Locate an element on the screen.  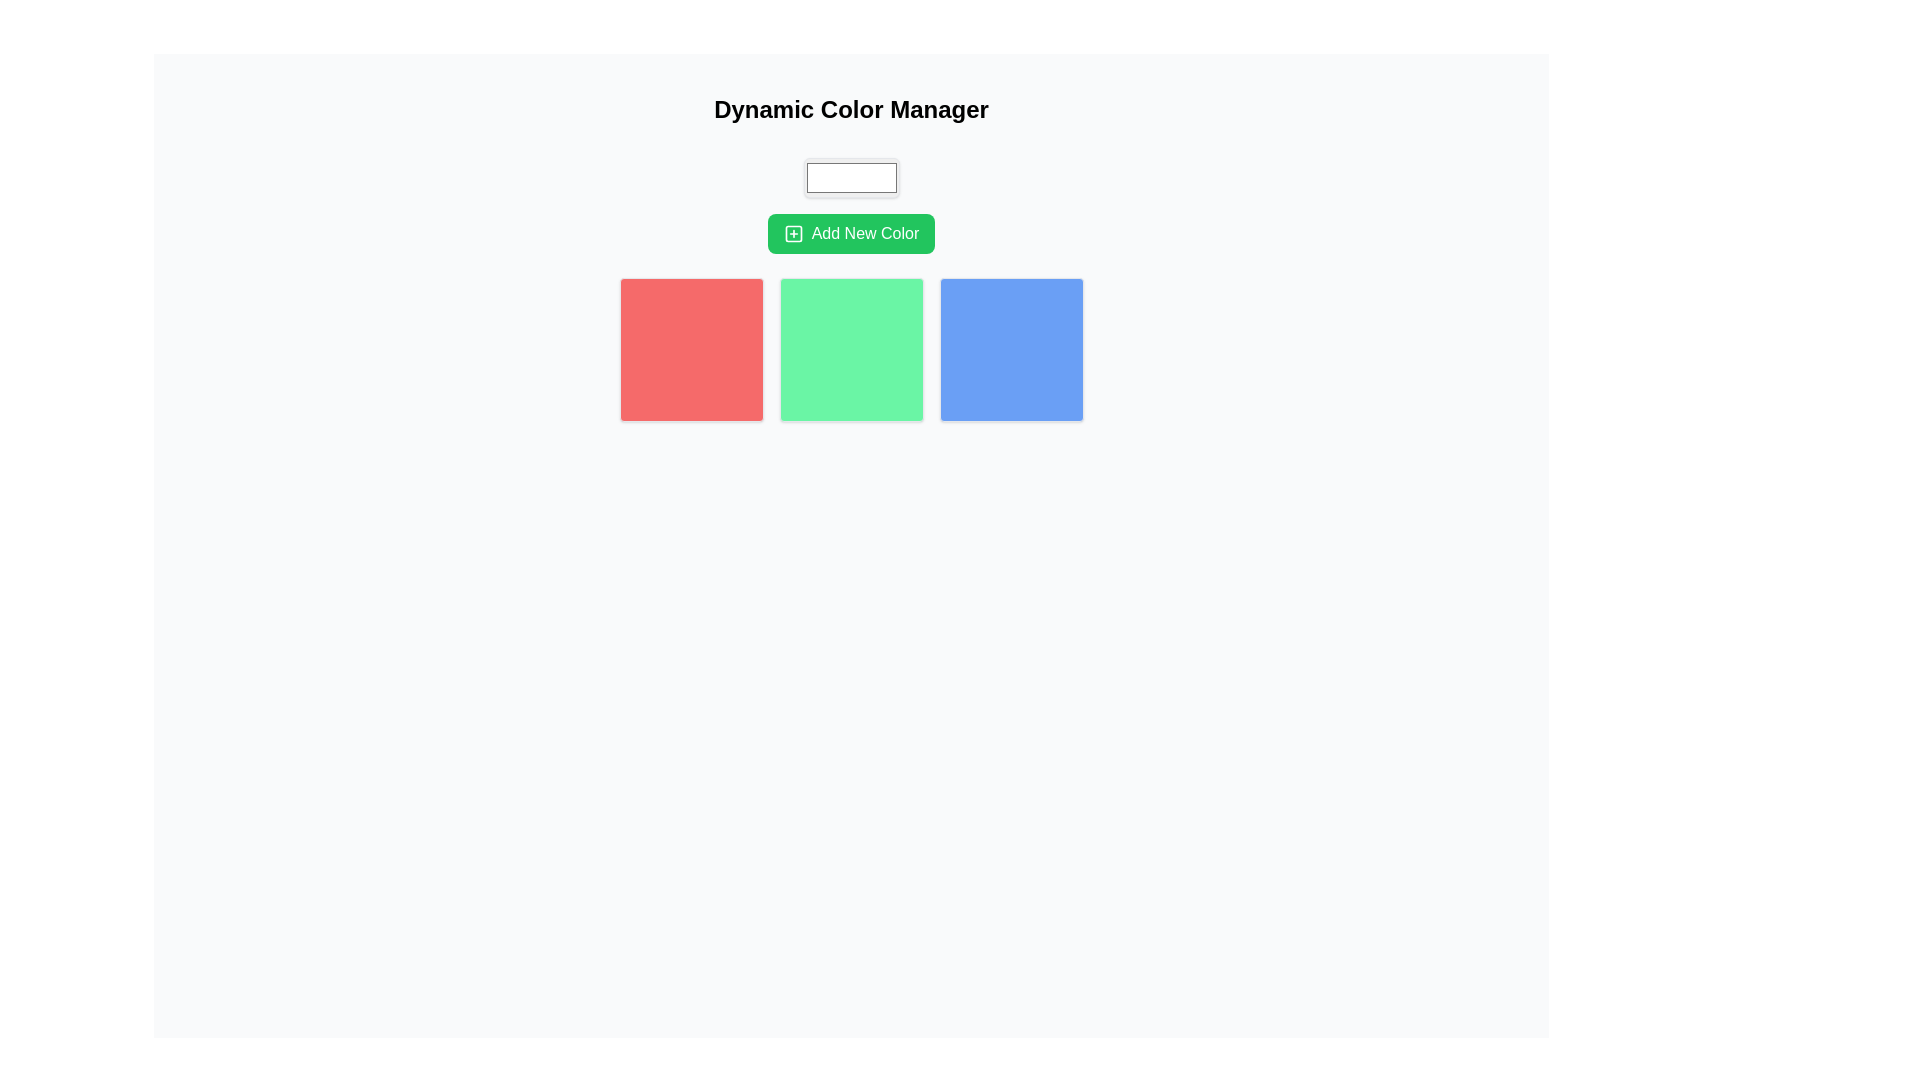
the rectangular color selector box with a white background located below the 'Dynamic Color Manager' title is located at coordinates (851, 176).